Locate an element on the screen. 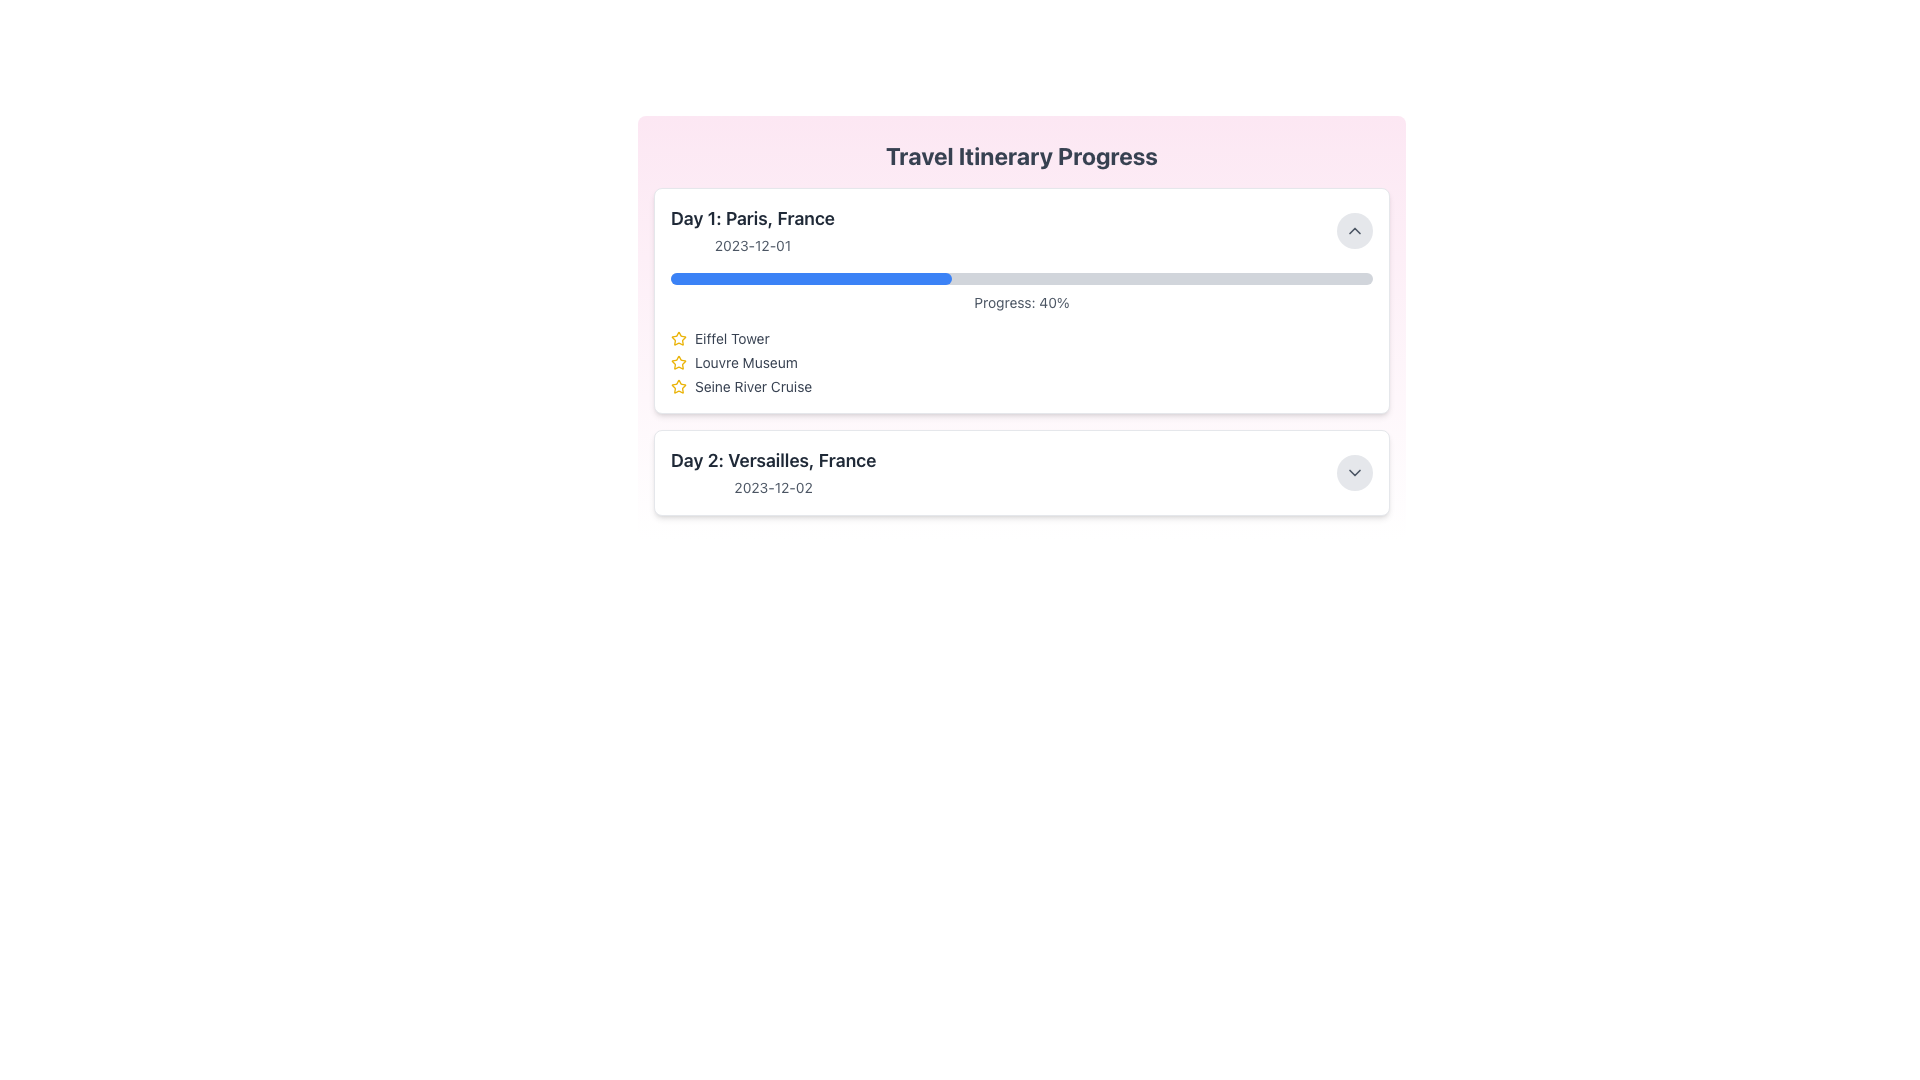 Image resolution: width=1920 pixels, height=1080 pixels. text of the Text Label displaying the date for the event or milestone located under 'Day 1: Paris, France' is located at coordinates (752, 244).